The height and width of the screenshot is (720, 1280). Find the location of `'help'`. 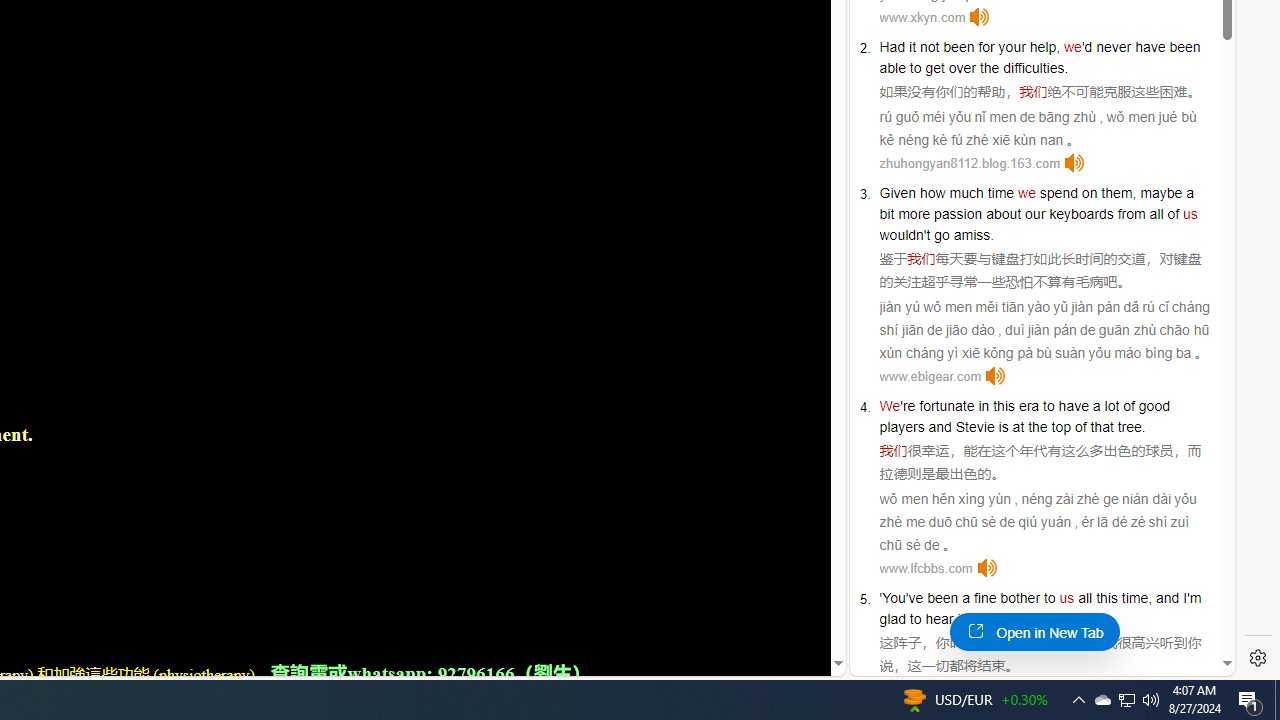

'help' is located at coordinates (1042, 45).